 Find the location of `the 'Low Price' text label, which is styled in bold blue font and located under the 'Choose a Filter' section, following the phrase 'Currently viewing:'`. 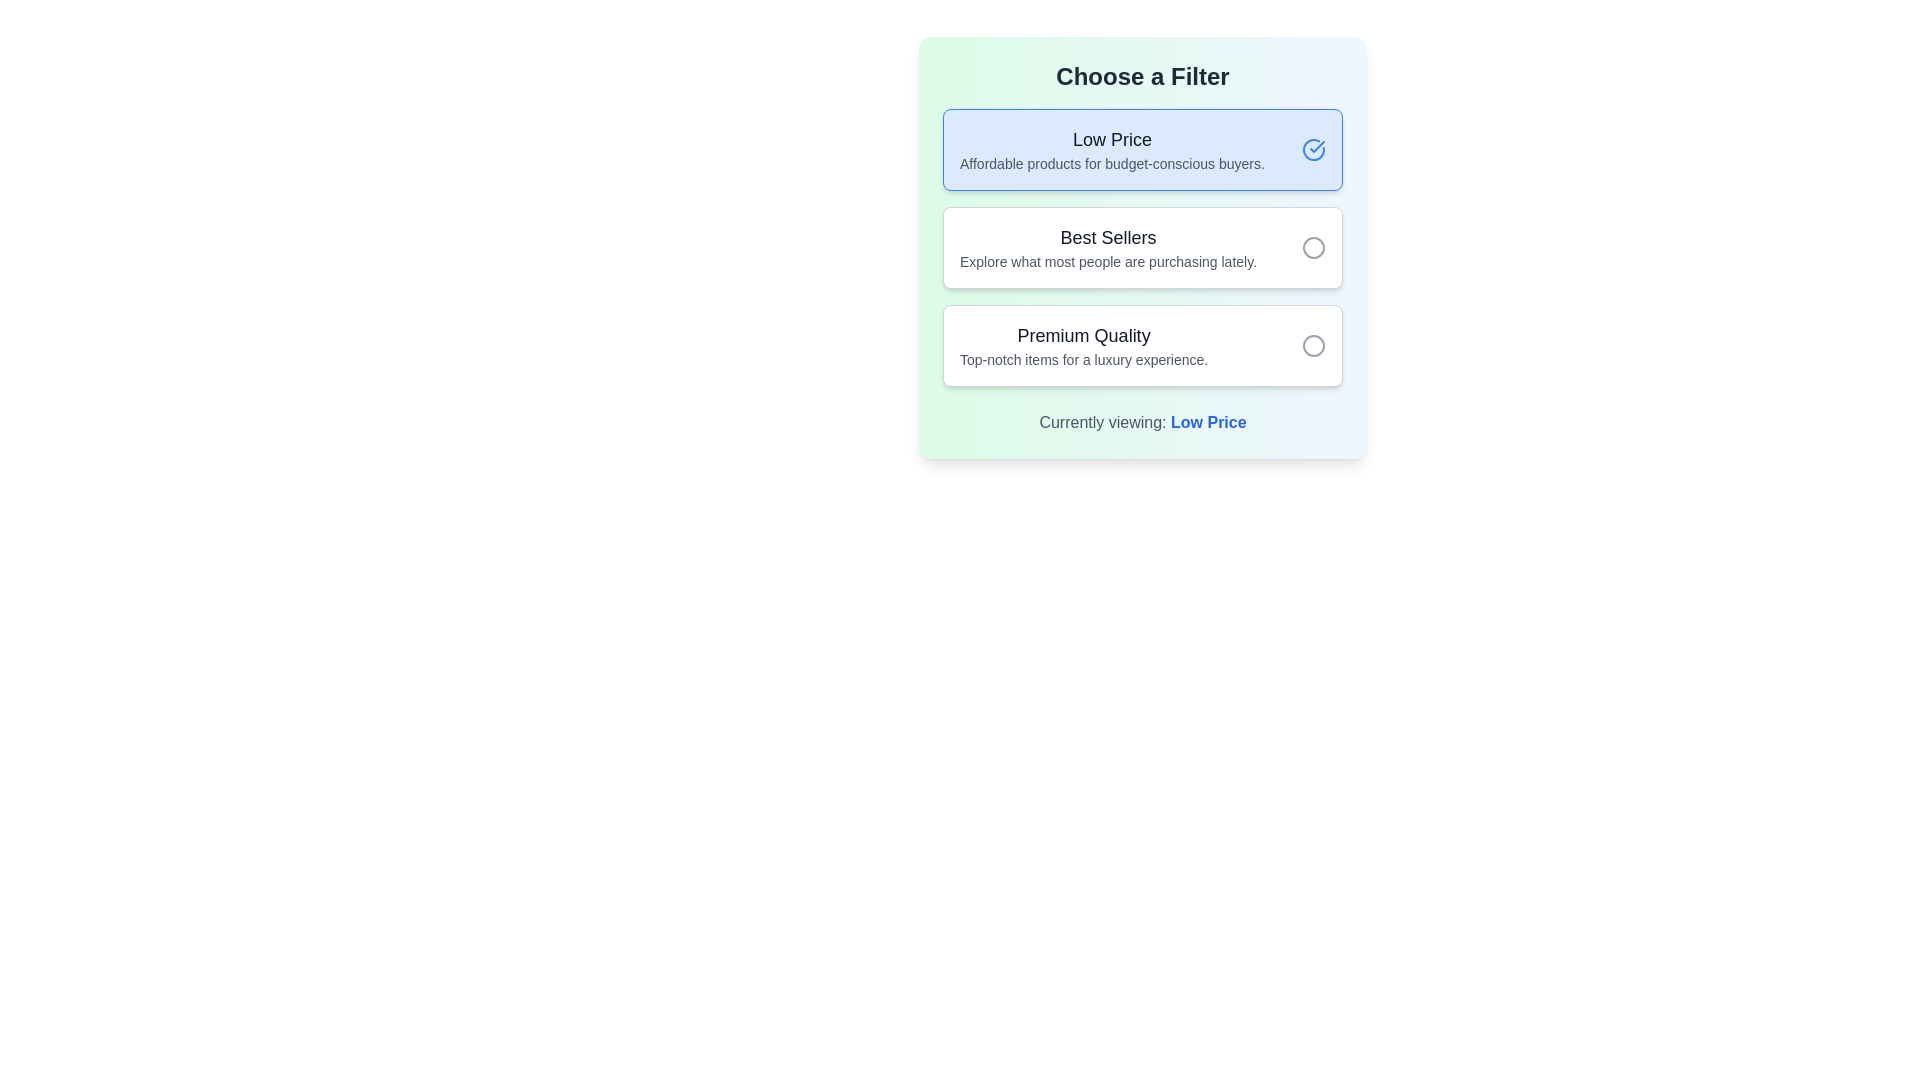

the 'Low Price' text label, which is styled in bold blue font and located under the 'Choose a Filter' section, following the phrase 'Currently viewing:' is located at coordinates (1207, 421).